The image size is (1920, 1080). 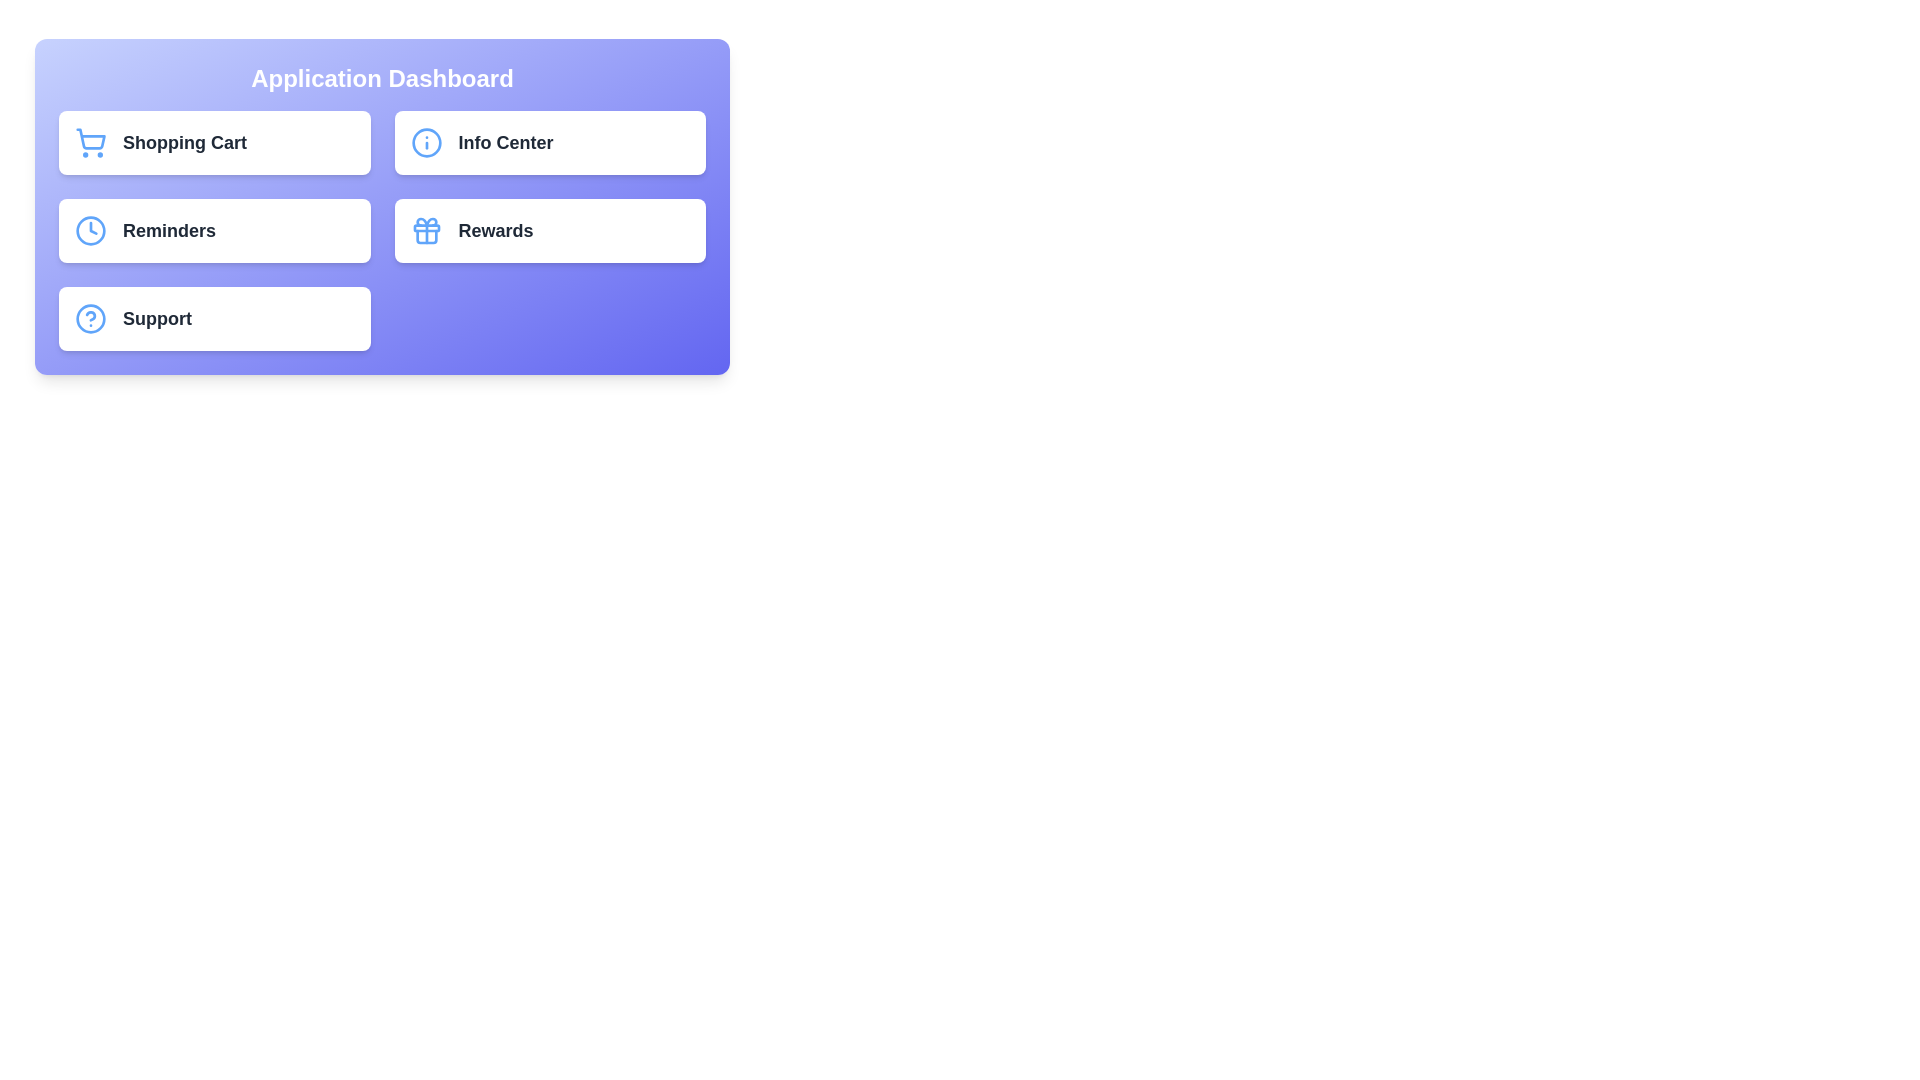 I want to click on the 'Application Dashboard' text display, which is a bold white title centered at the top of the header area against a gradient background, so click(x=382, y=77).